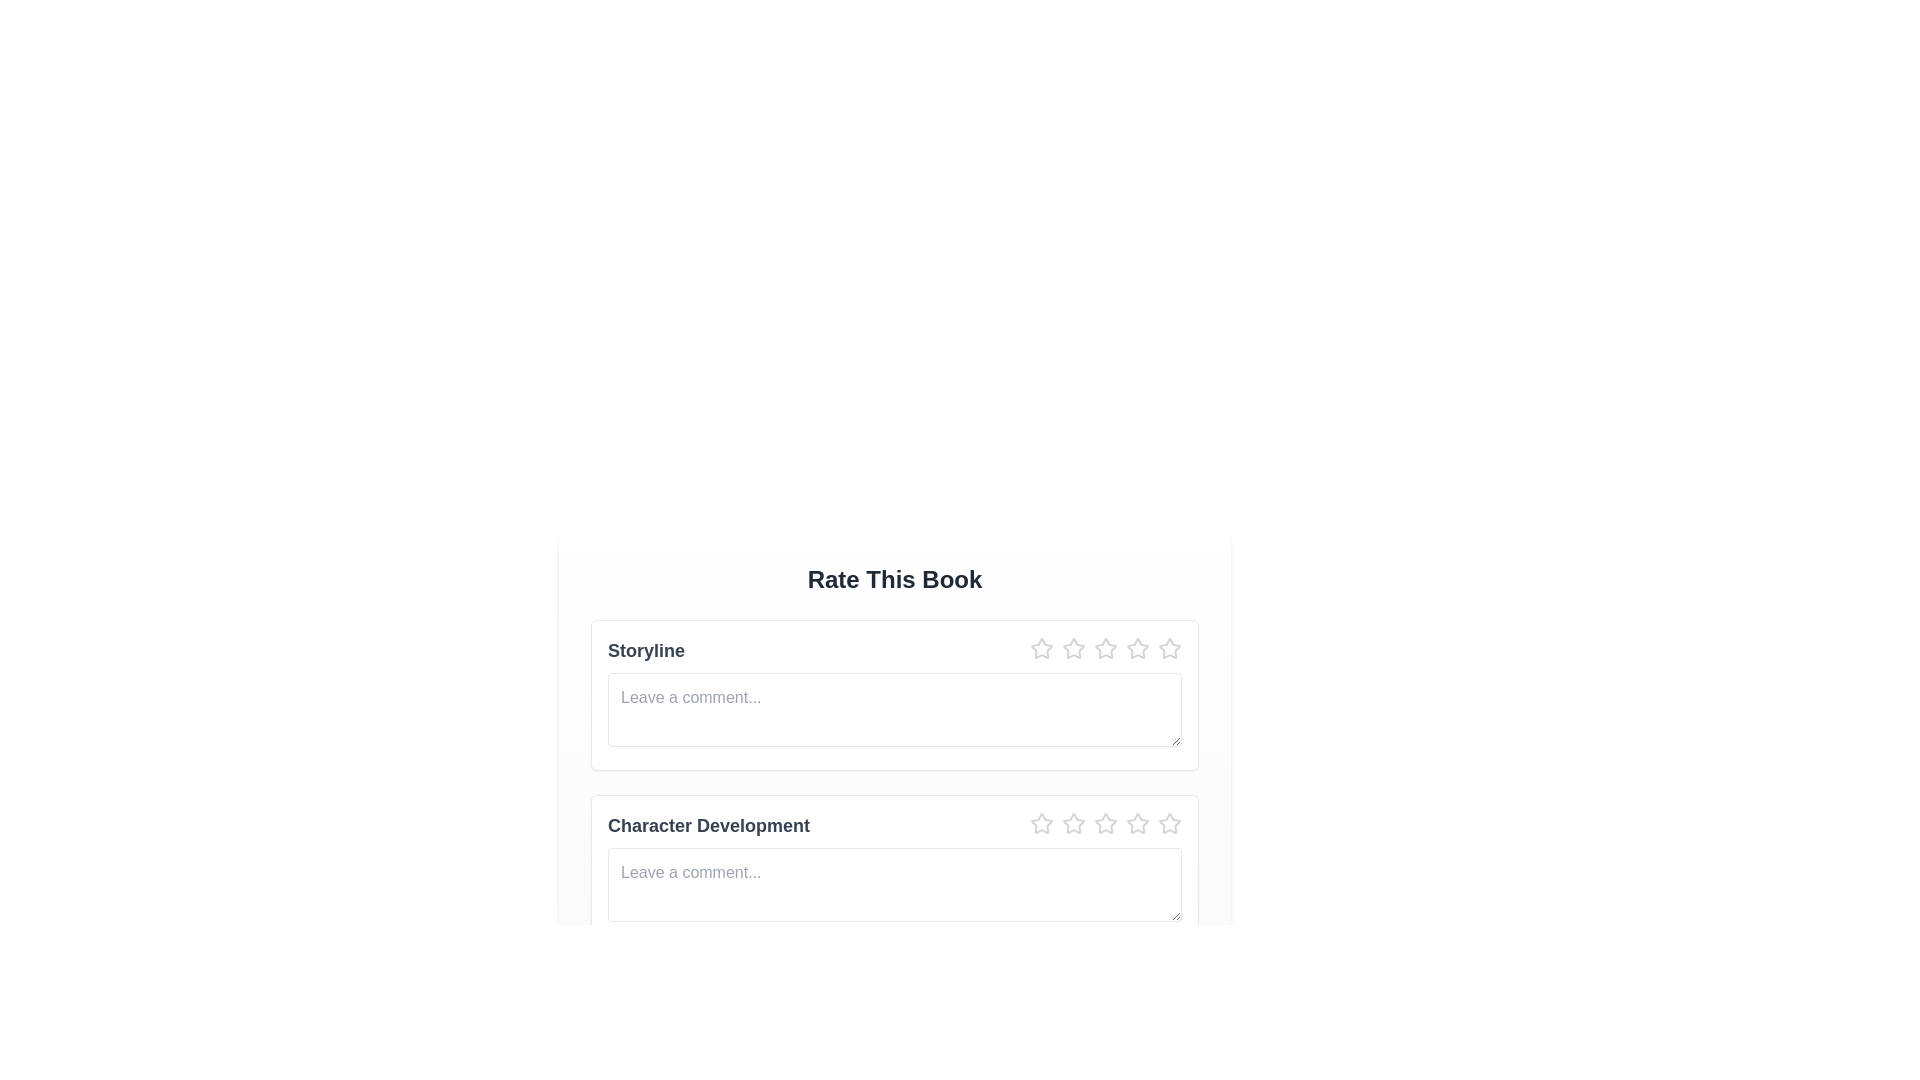 This screenshot has width=1920, height=1080. Describe the element at coordinates (1137, 824) in the screenshot. I see `the sixth star in the 7-star rating system for 'Character Development'` at that location.